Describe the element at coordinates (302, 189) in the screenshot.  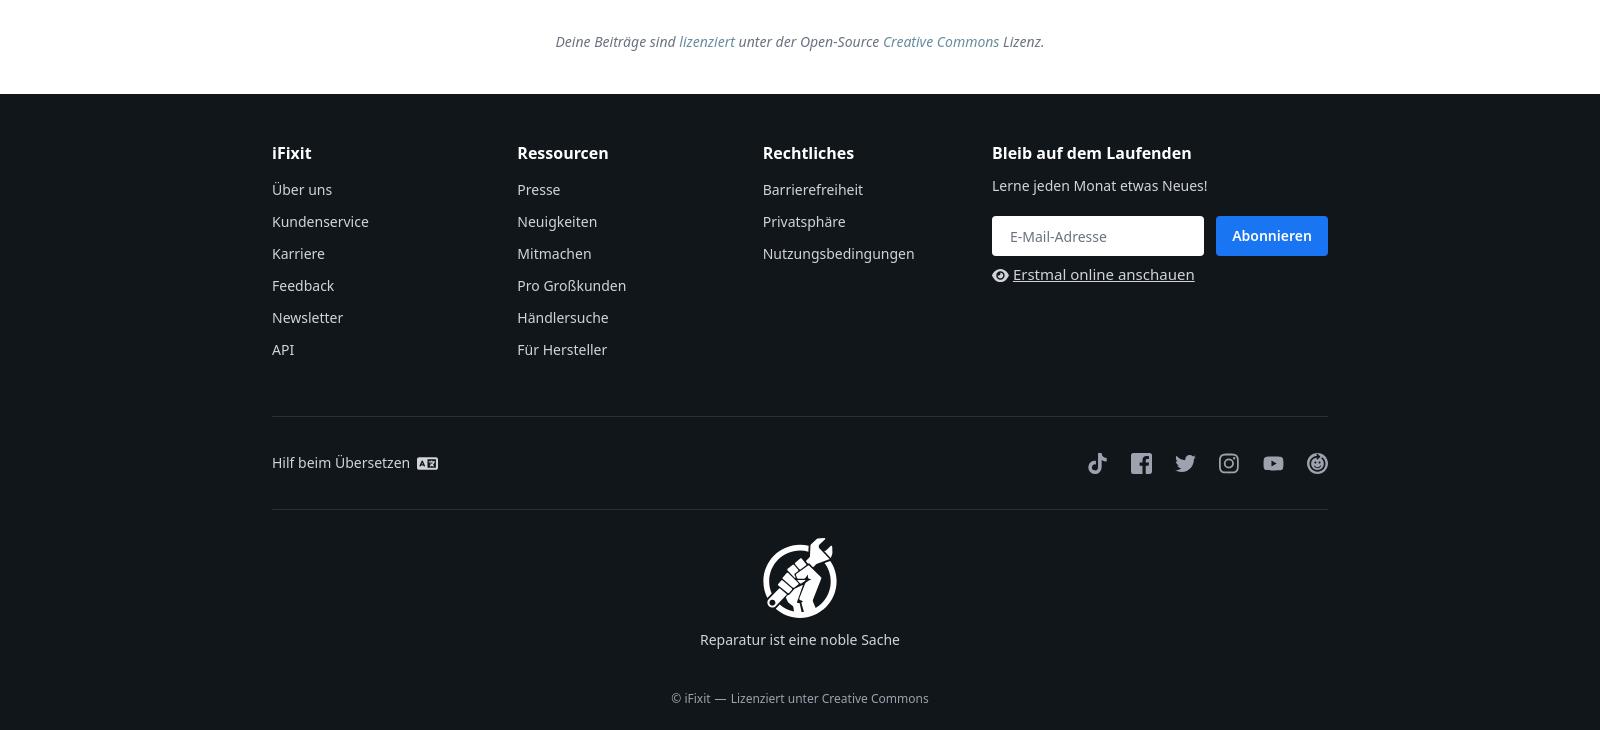
I see `'Über uns'` at that location.